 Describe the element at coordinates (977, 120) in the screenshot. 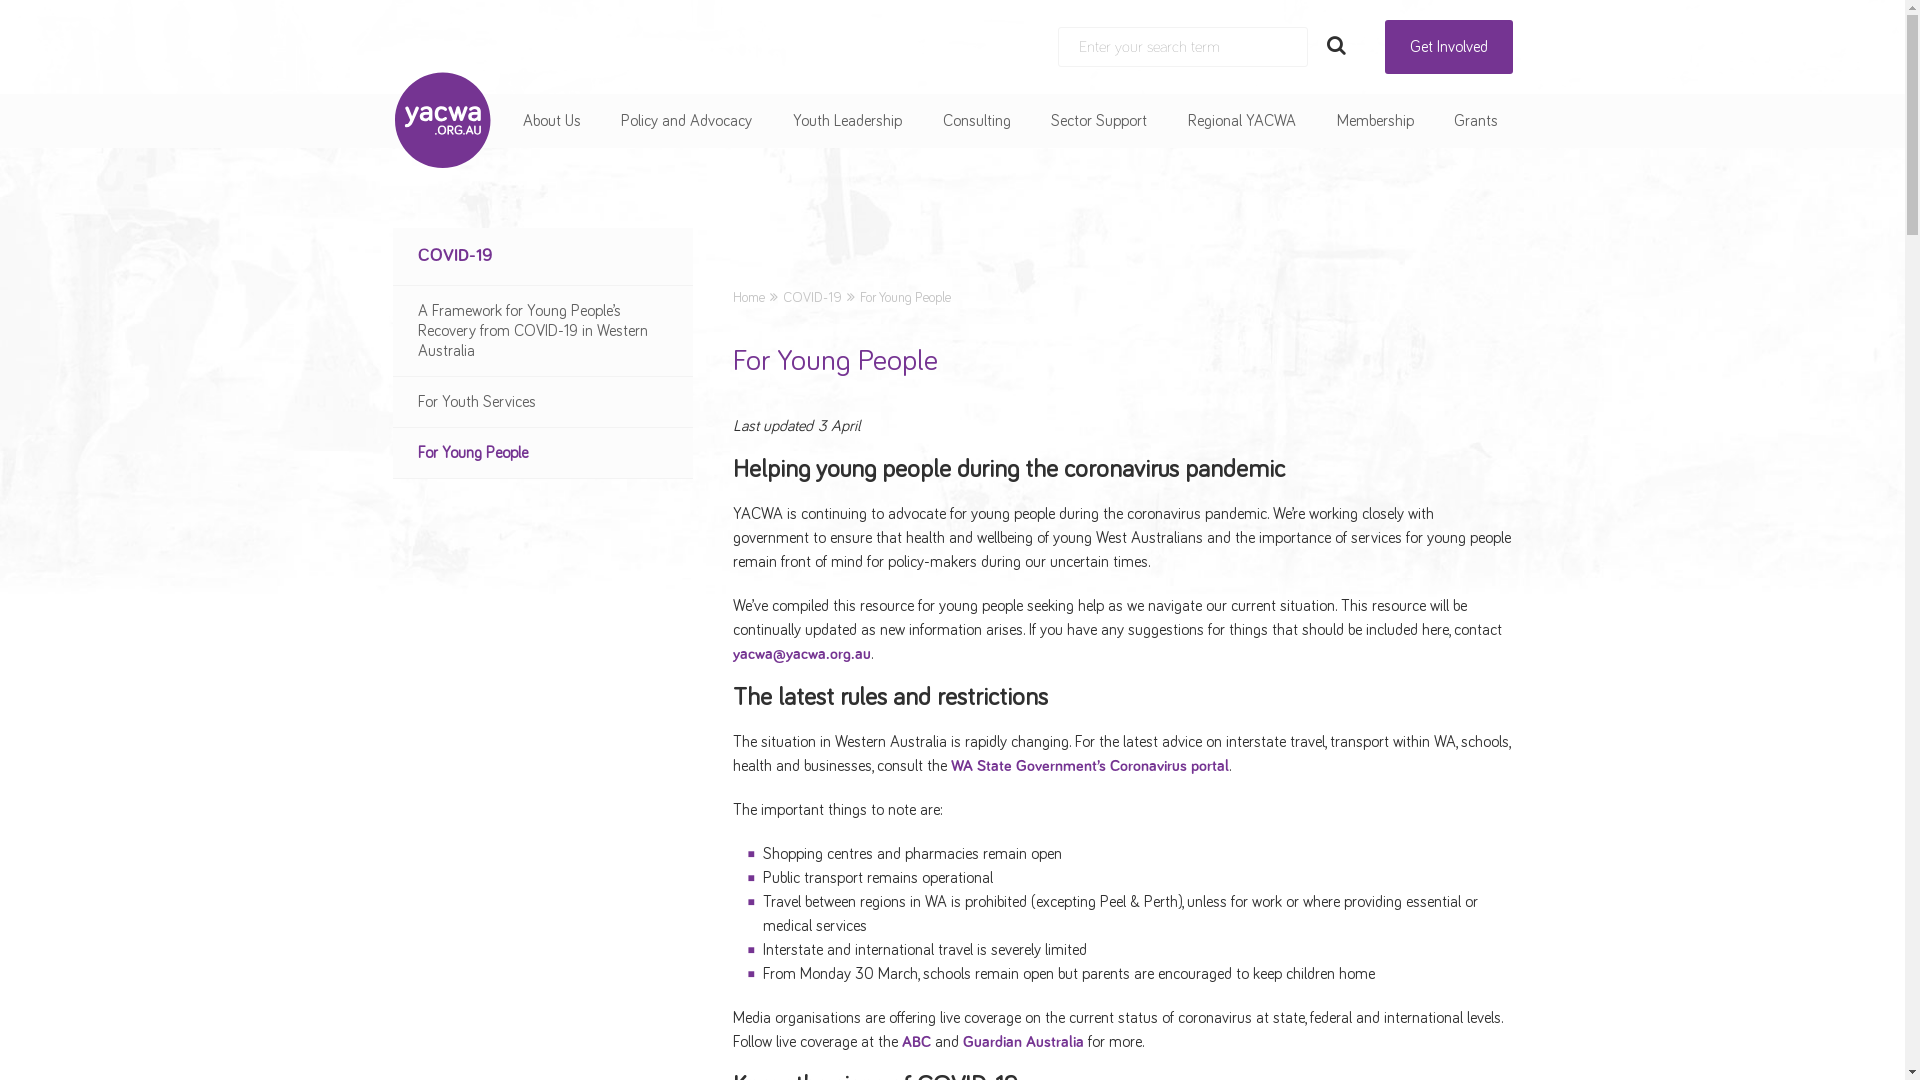

I see `'Consulting'` at that location.